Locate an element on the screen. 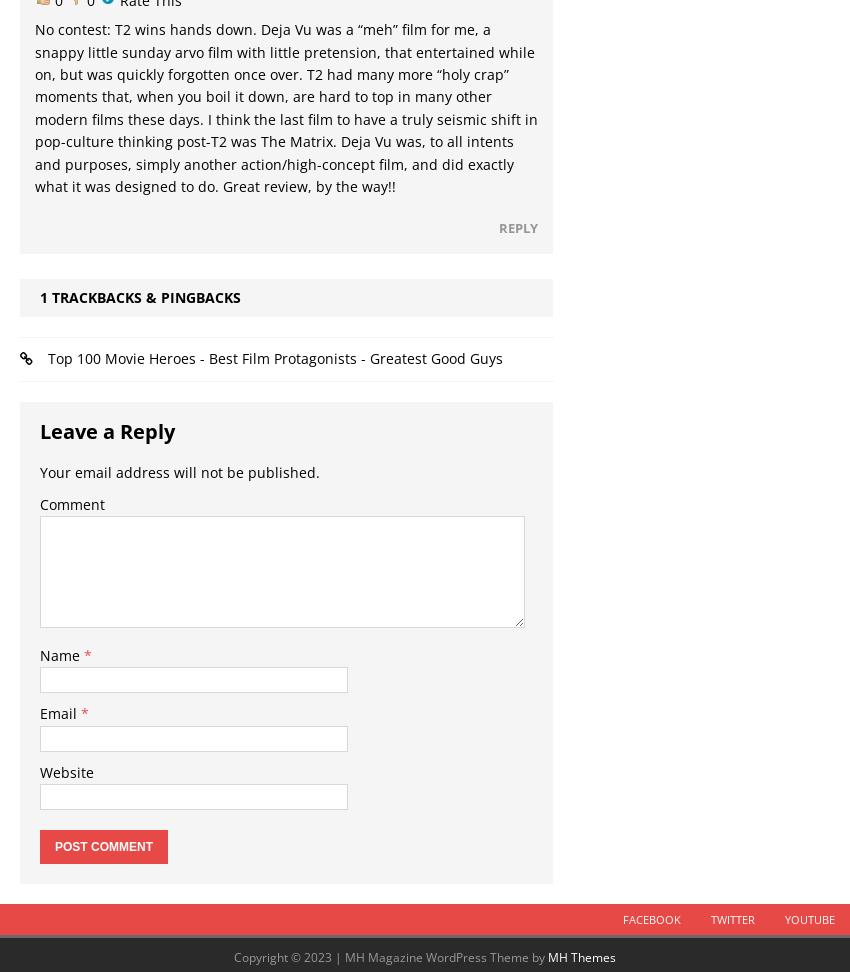  'Email' is located at coordinates (60, 712).